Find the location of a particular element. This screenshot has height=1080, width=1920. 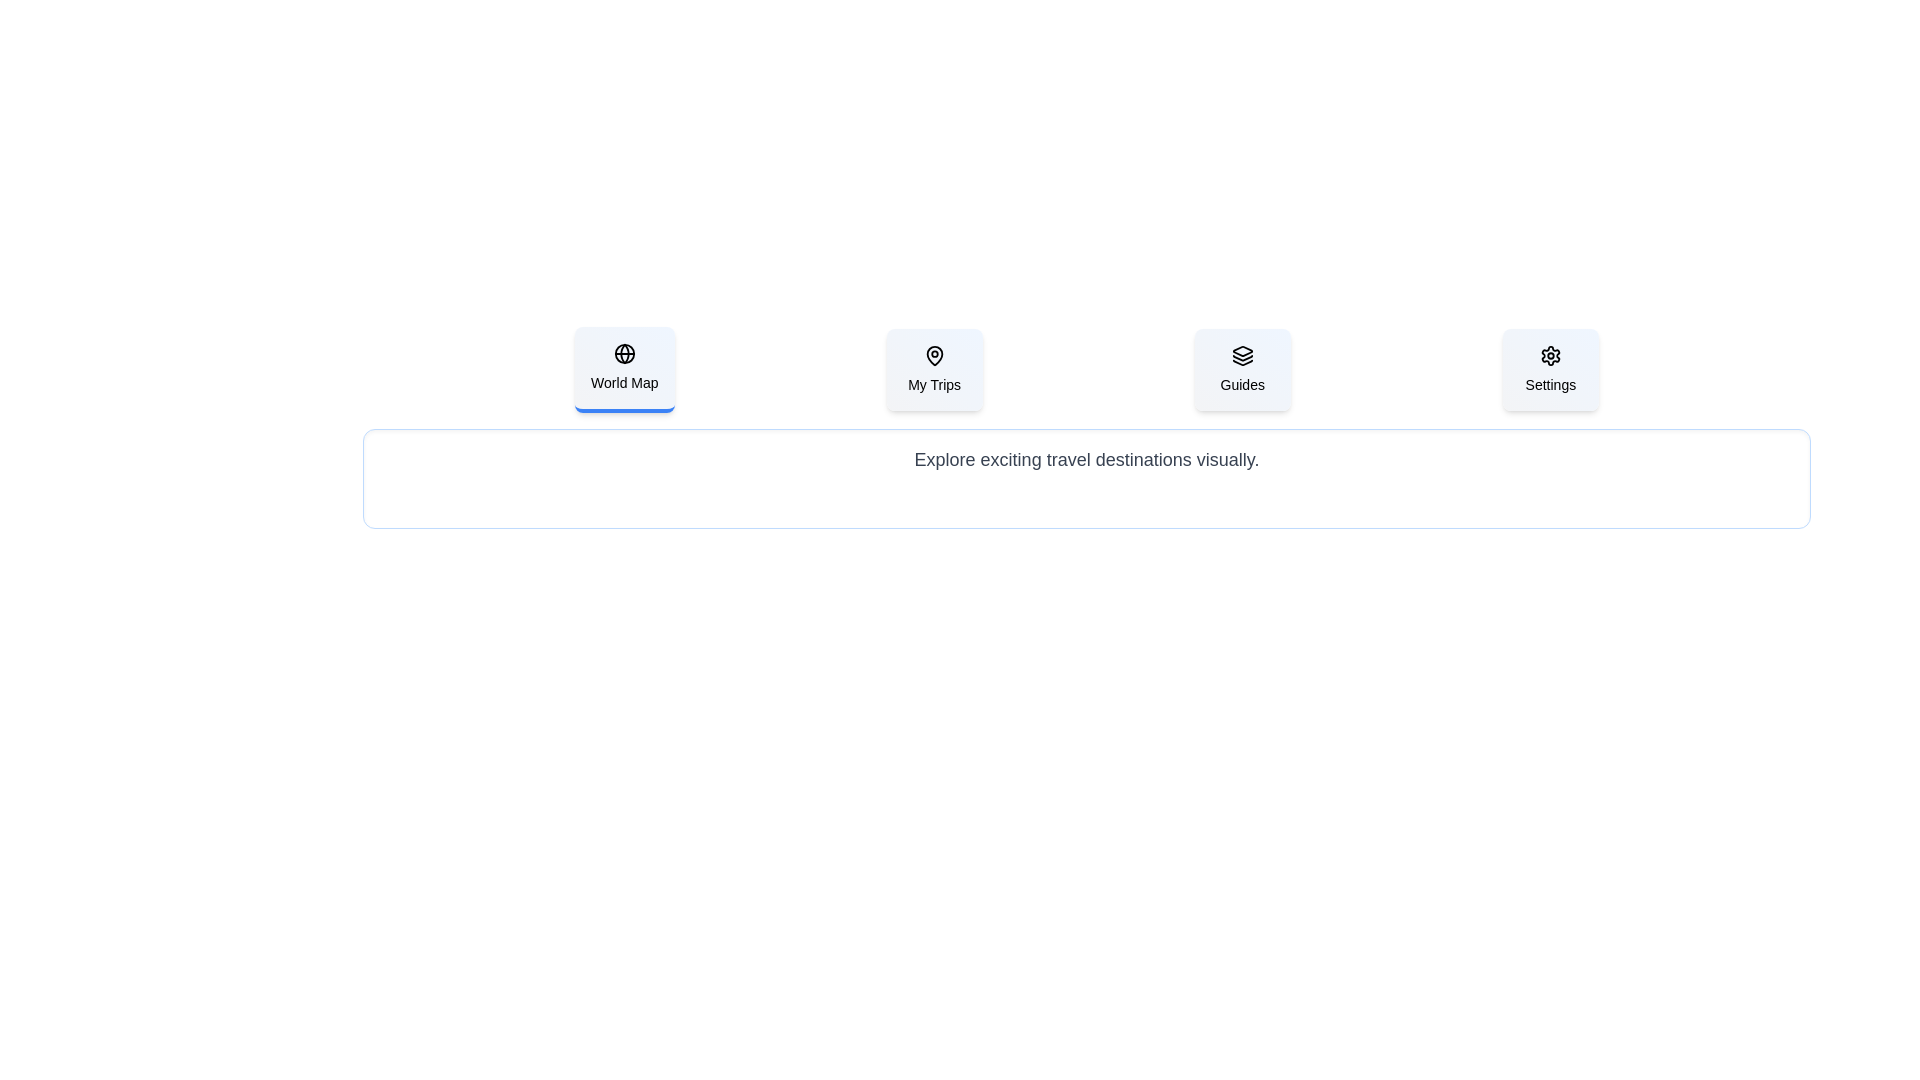

the tab labeled World Map to view its associated content is located at coordinates (623, 370).